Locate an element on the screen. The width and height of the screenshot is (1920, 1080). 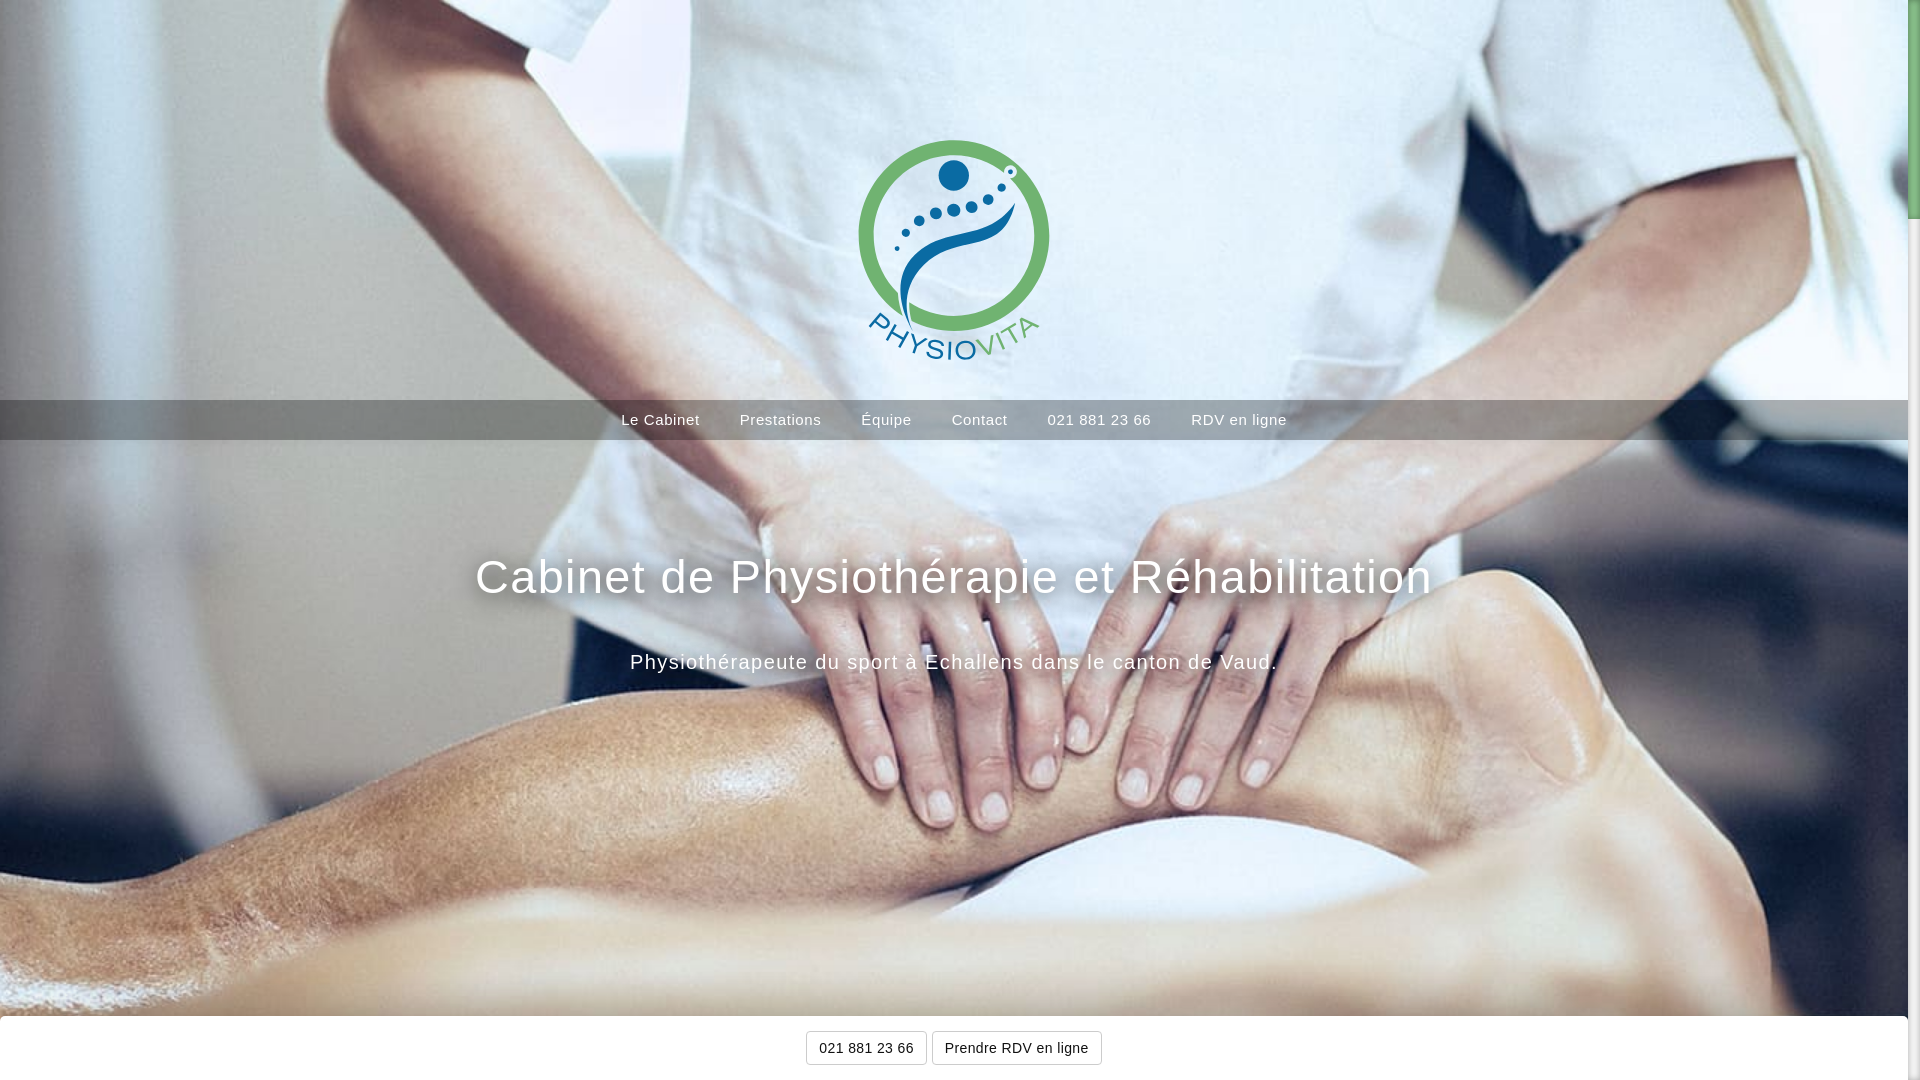
'Contact' is located at coordinates (935, 419).